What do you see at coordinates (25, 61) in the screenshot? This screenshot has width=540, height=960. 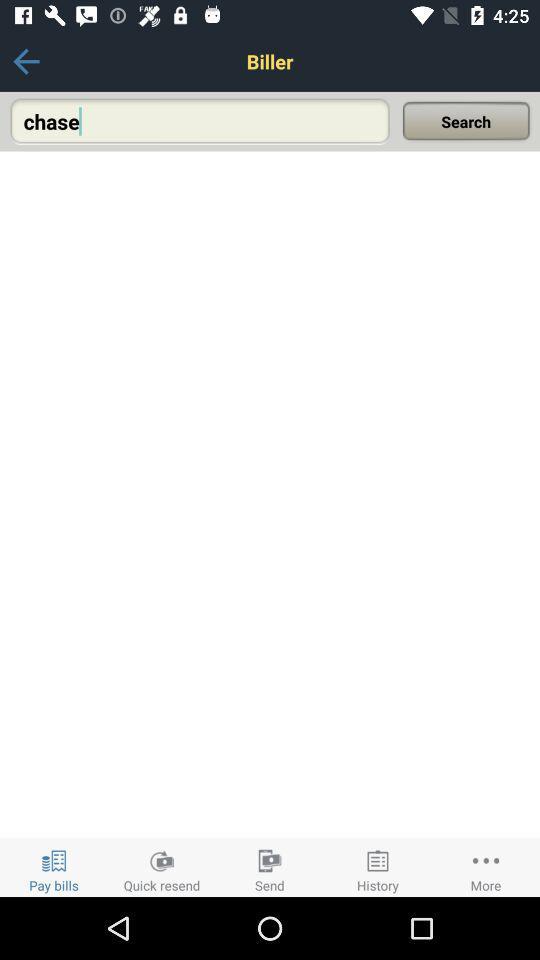 I see `back button` at bounding box center [25, 61].